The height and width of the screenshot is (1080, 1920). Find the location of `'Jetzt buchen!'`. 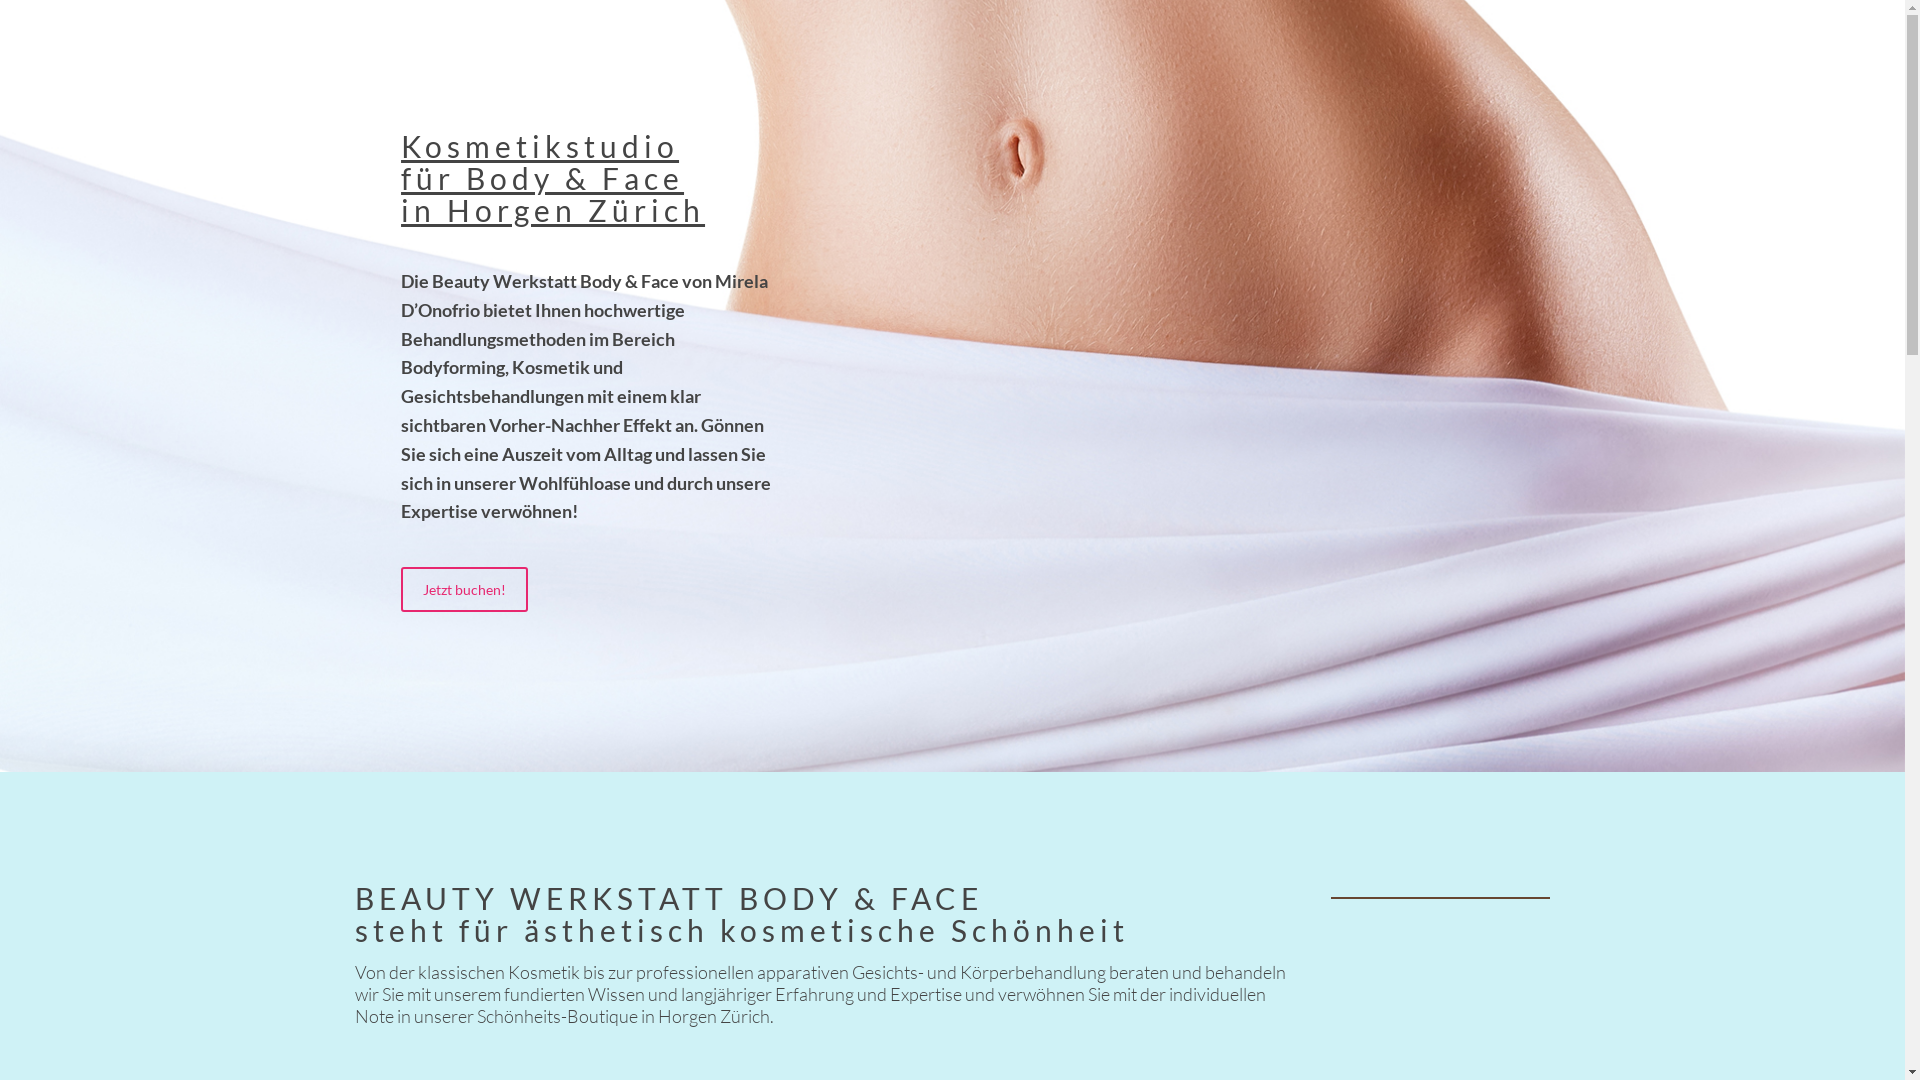

'Jetzt buchen!' is located at coordinates (463, 588).